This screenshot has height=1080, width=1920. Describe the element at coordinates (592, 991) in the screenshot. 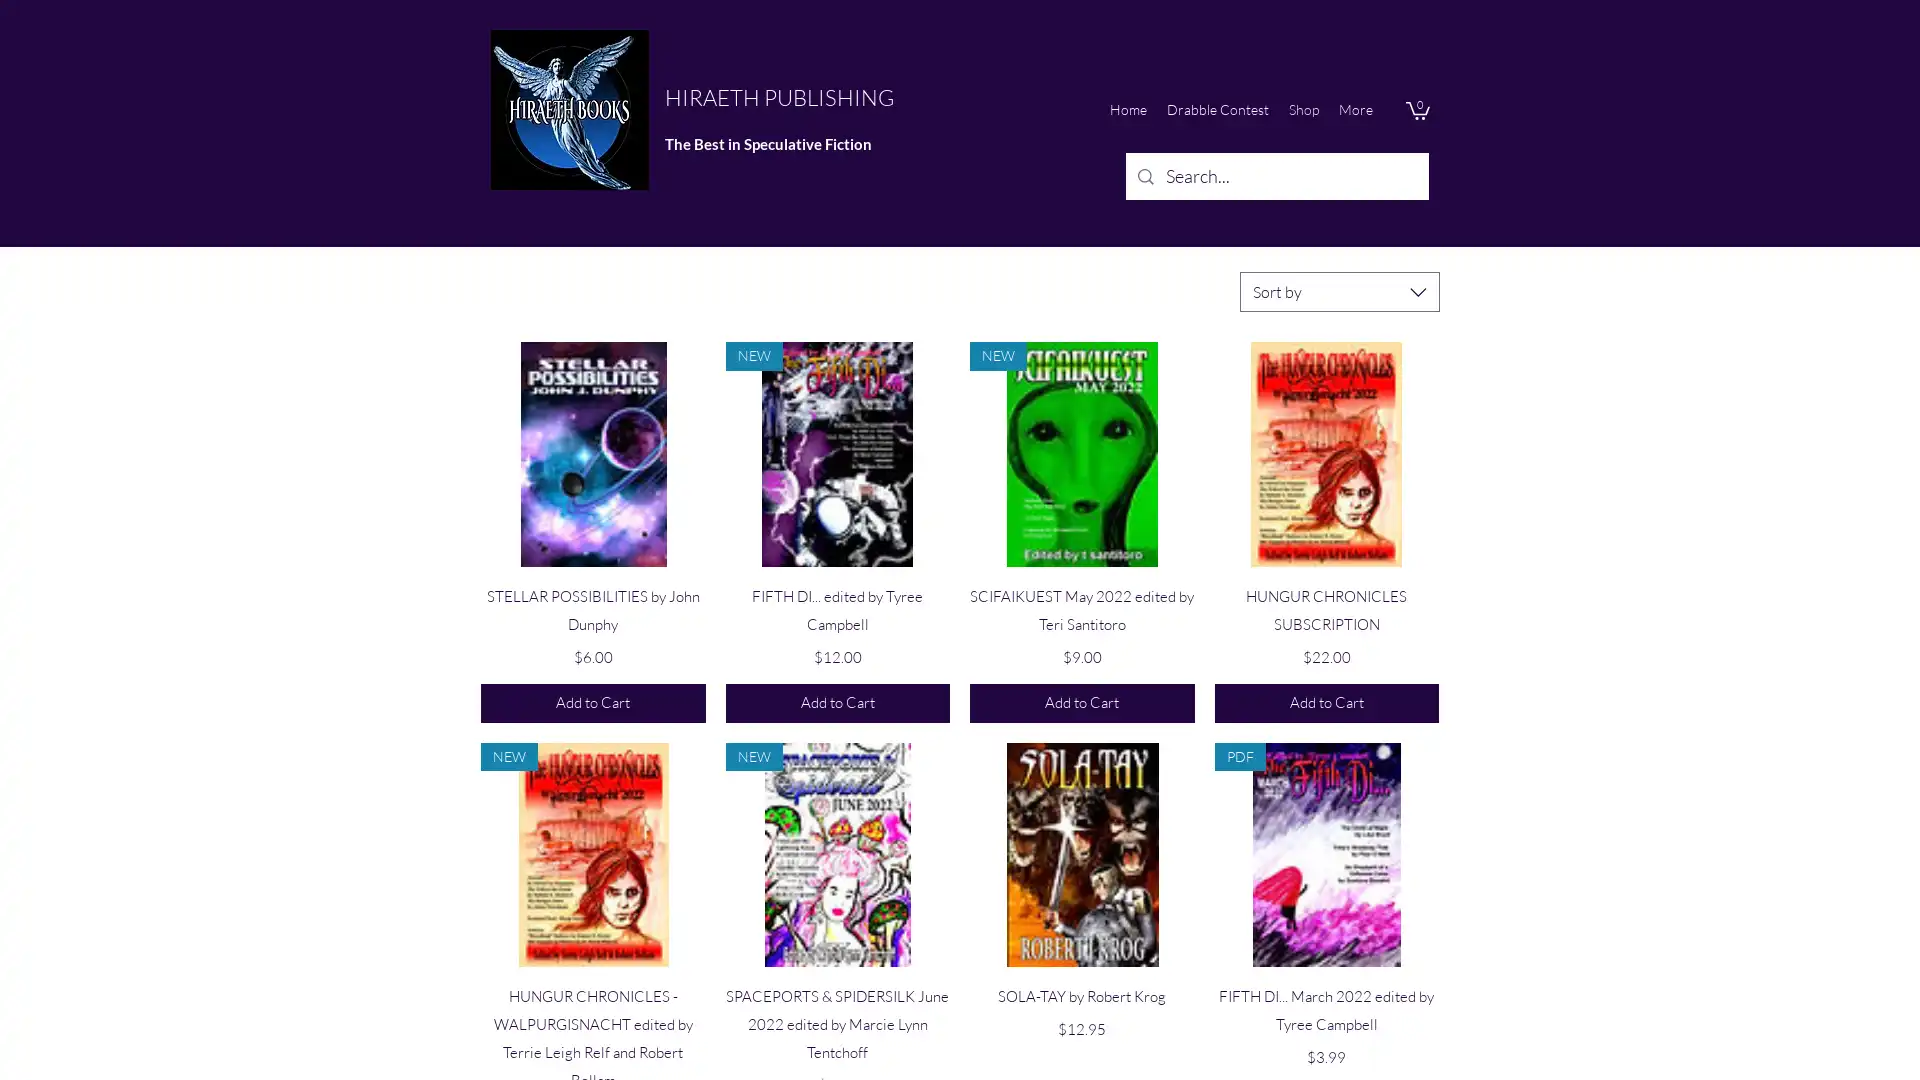

I see `Quick View` at that location.